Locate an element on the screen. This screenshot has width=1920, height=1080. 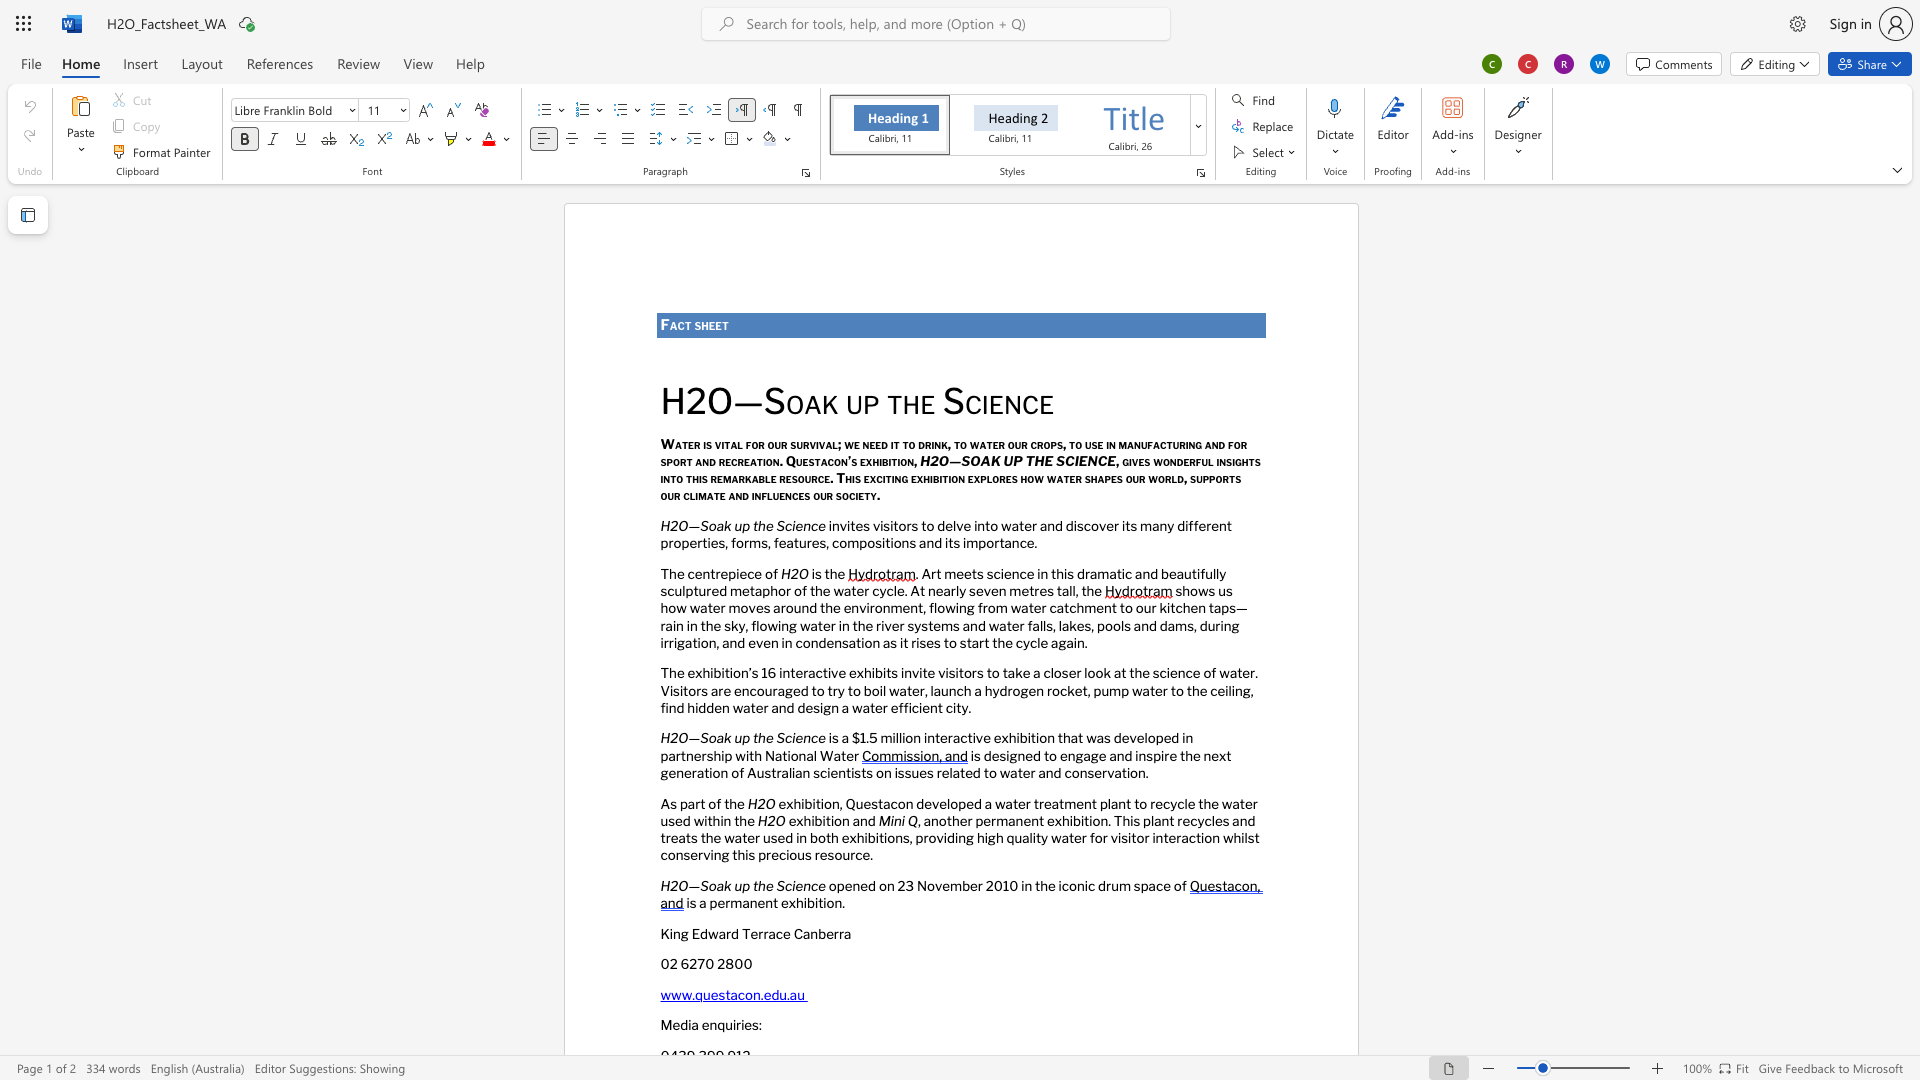
the 1th character "H" in the text is located at coordinates (665, 524).